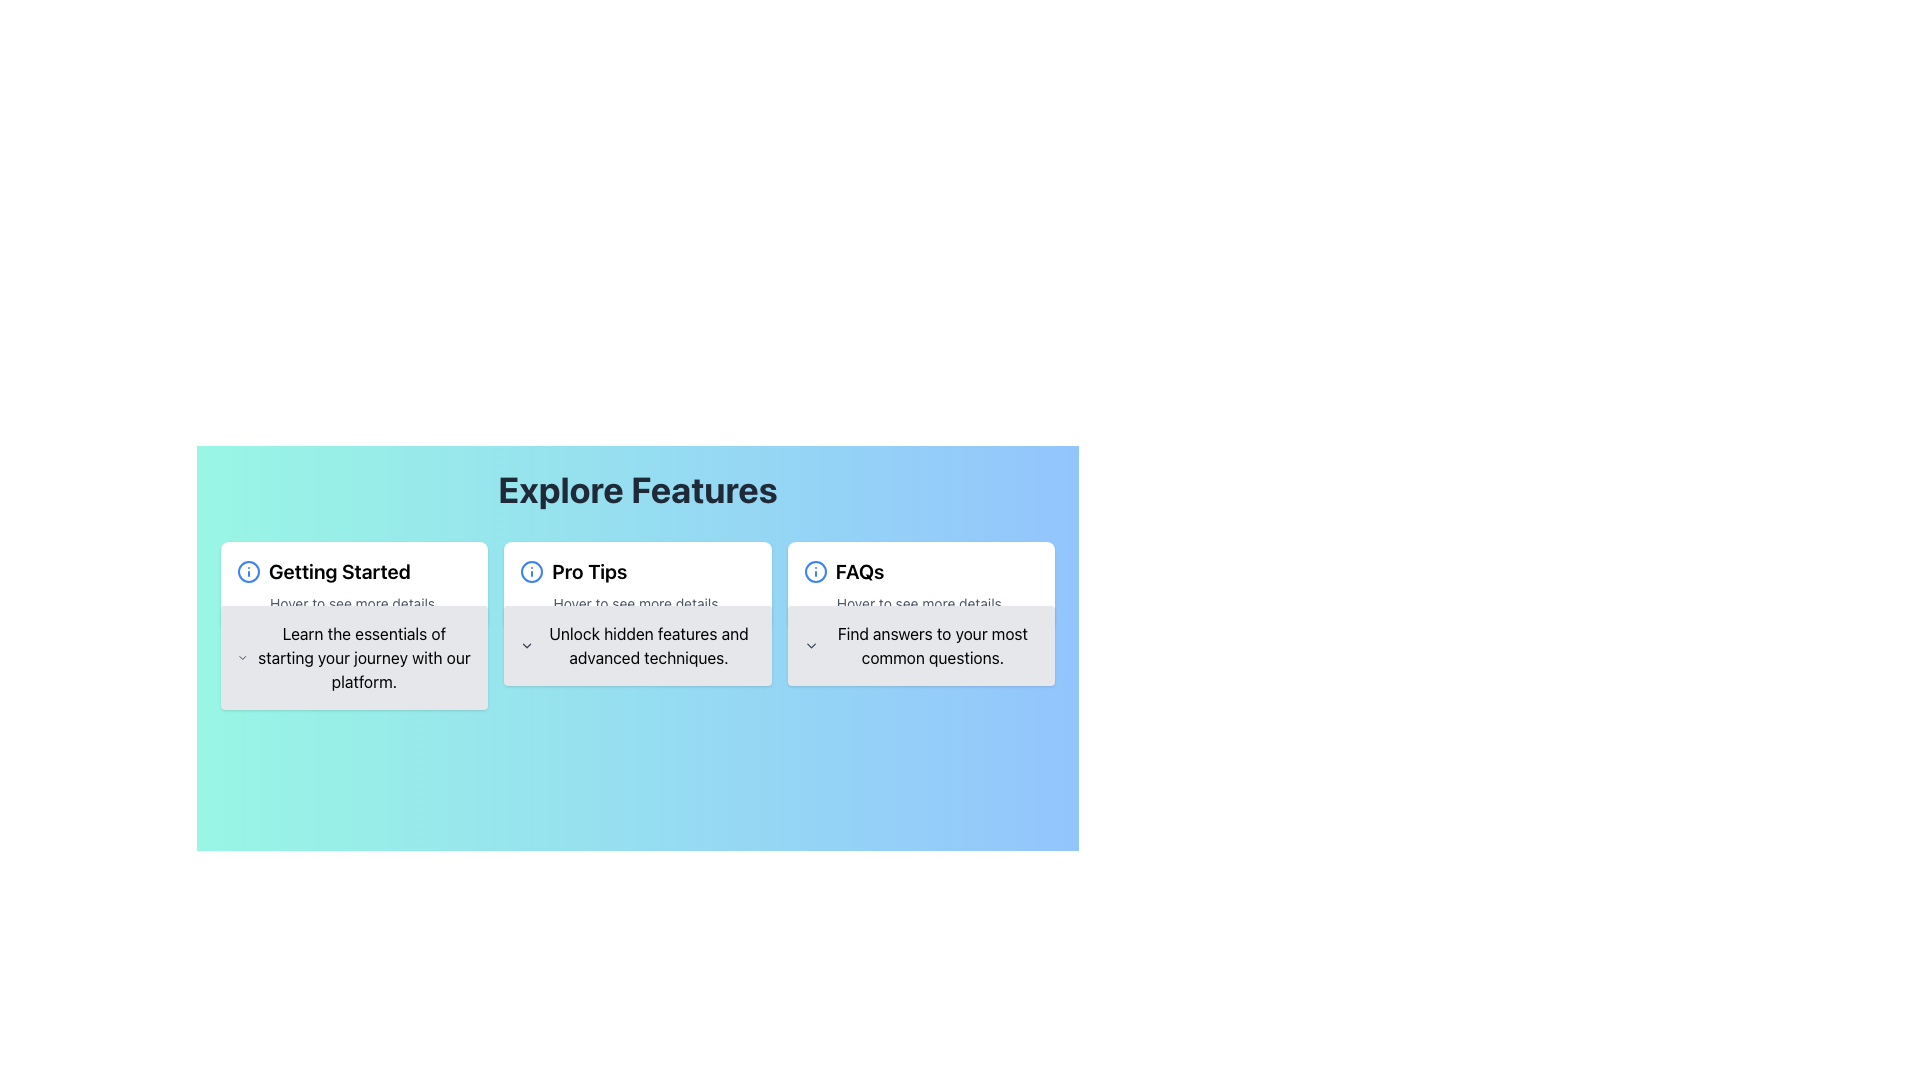 Image resolution: width=1920 pixels, height=1080 pixels. Describe the element at coordinates (364, 658) in the screenshot. I see `the static text content that reads 'Learn the essentials of starting your journey with our platform.' located in the lower half of the leftmost card beneath the 'Getting Started' title` at that location.